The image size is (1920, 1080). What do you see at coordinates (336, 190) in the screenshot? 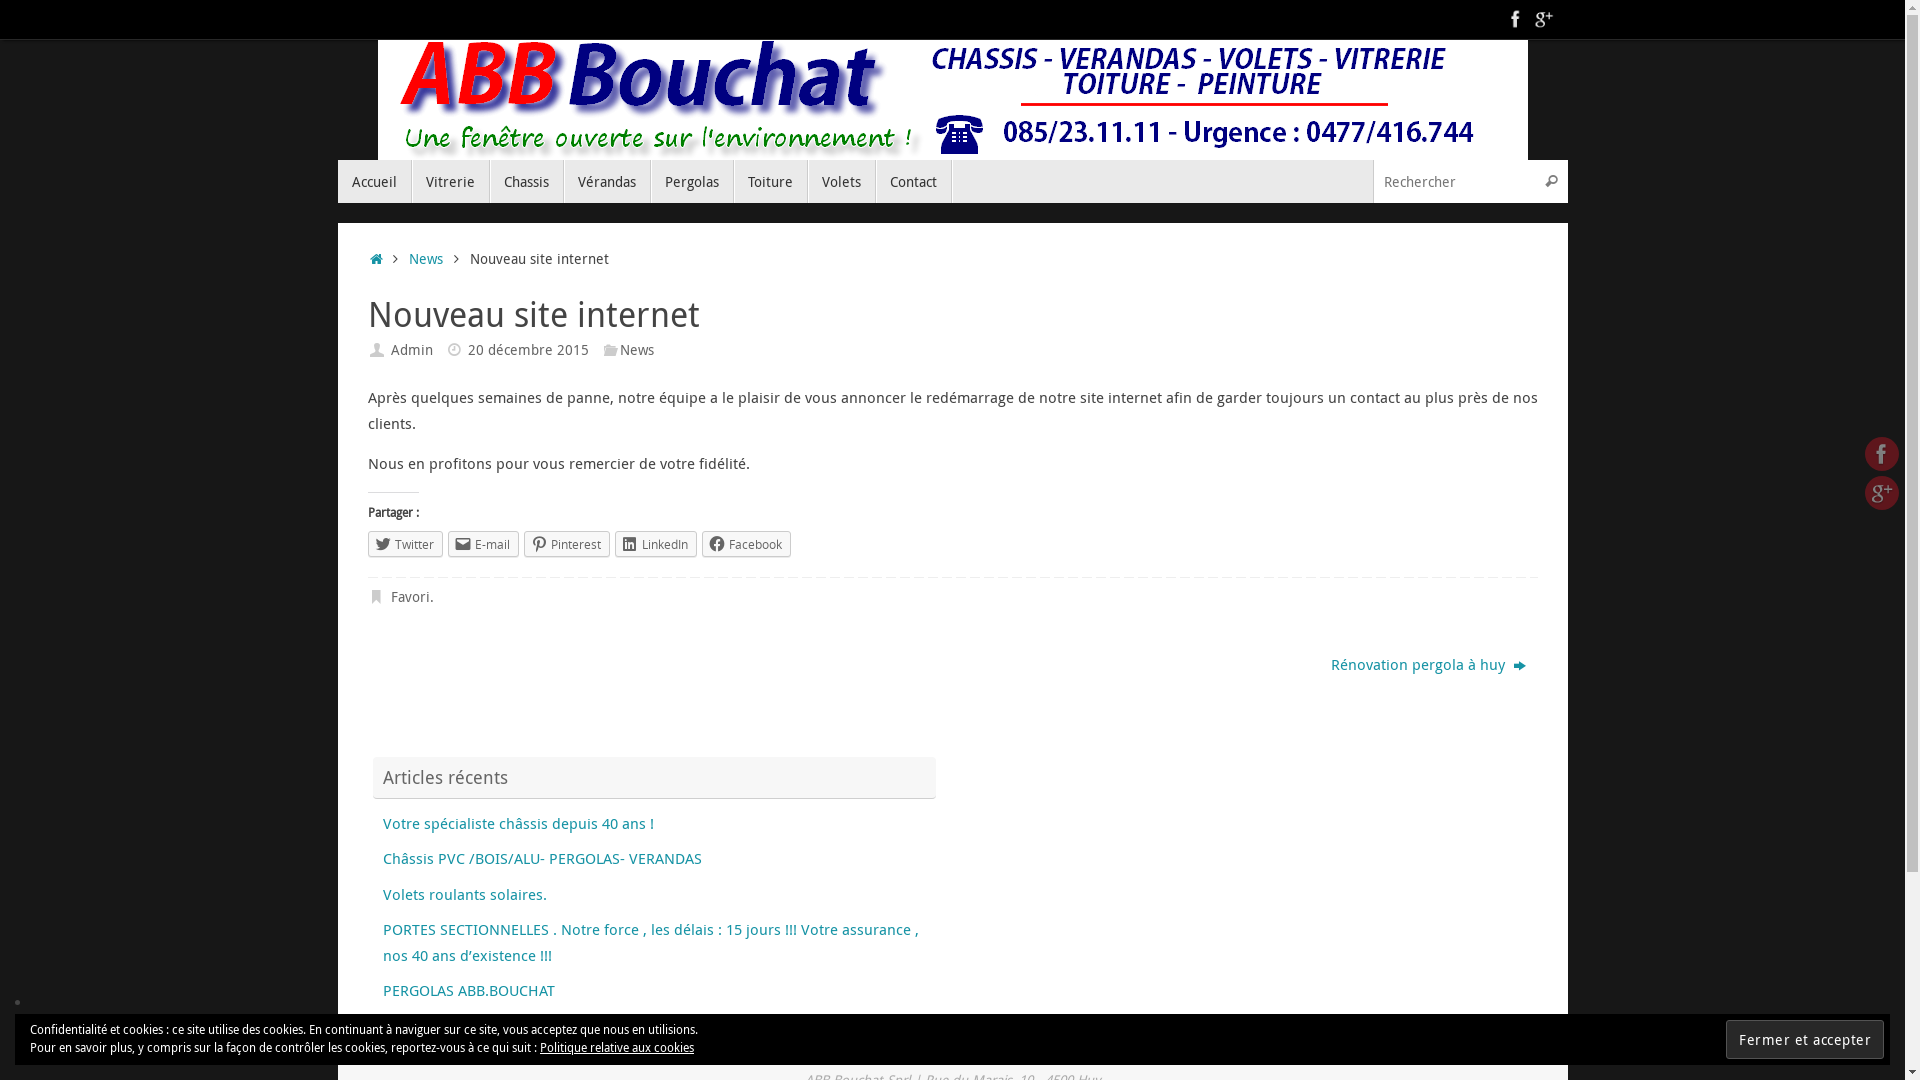
I see `'Passer au contenu'` at bounding box center [336, 190].